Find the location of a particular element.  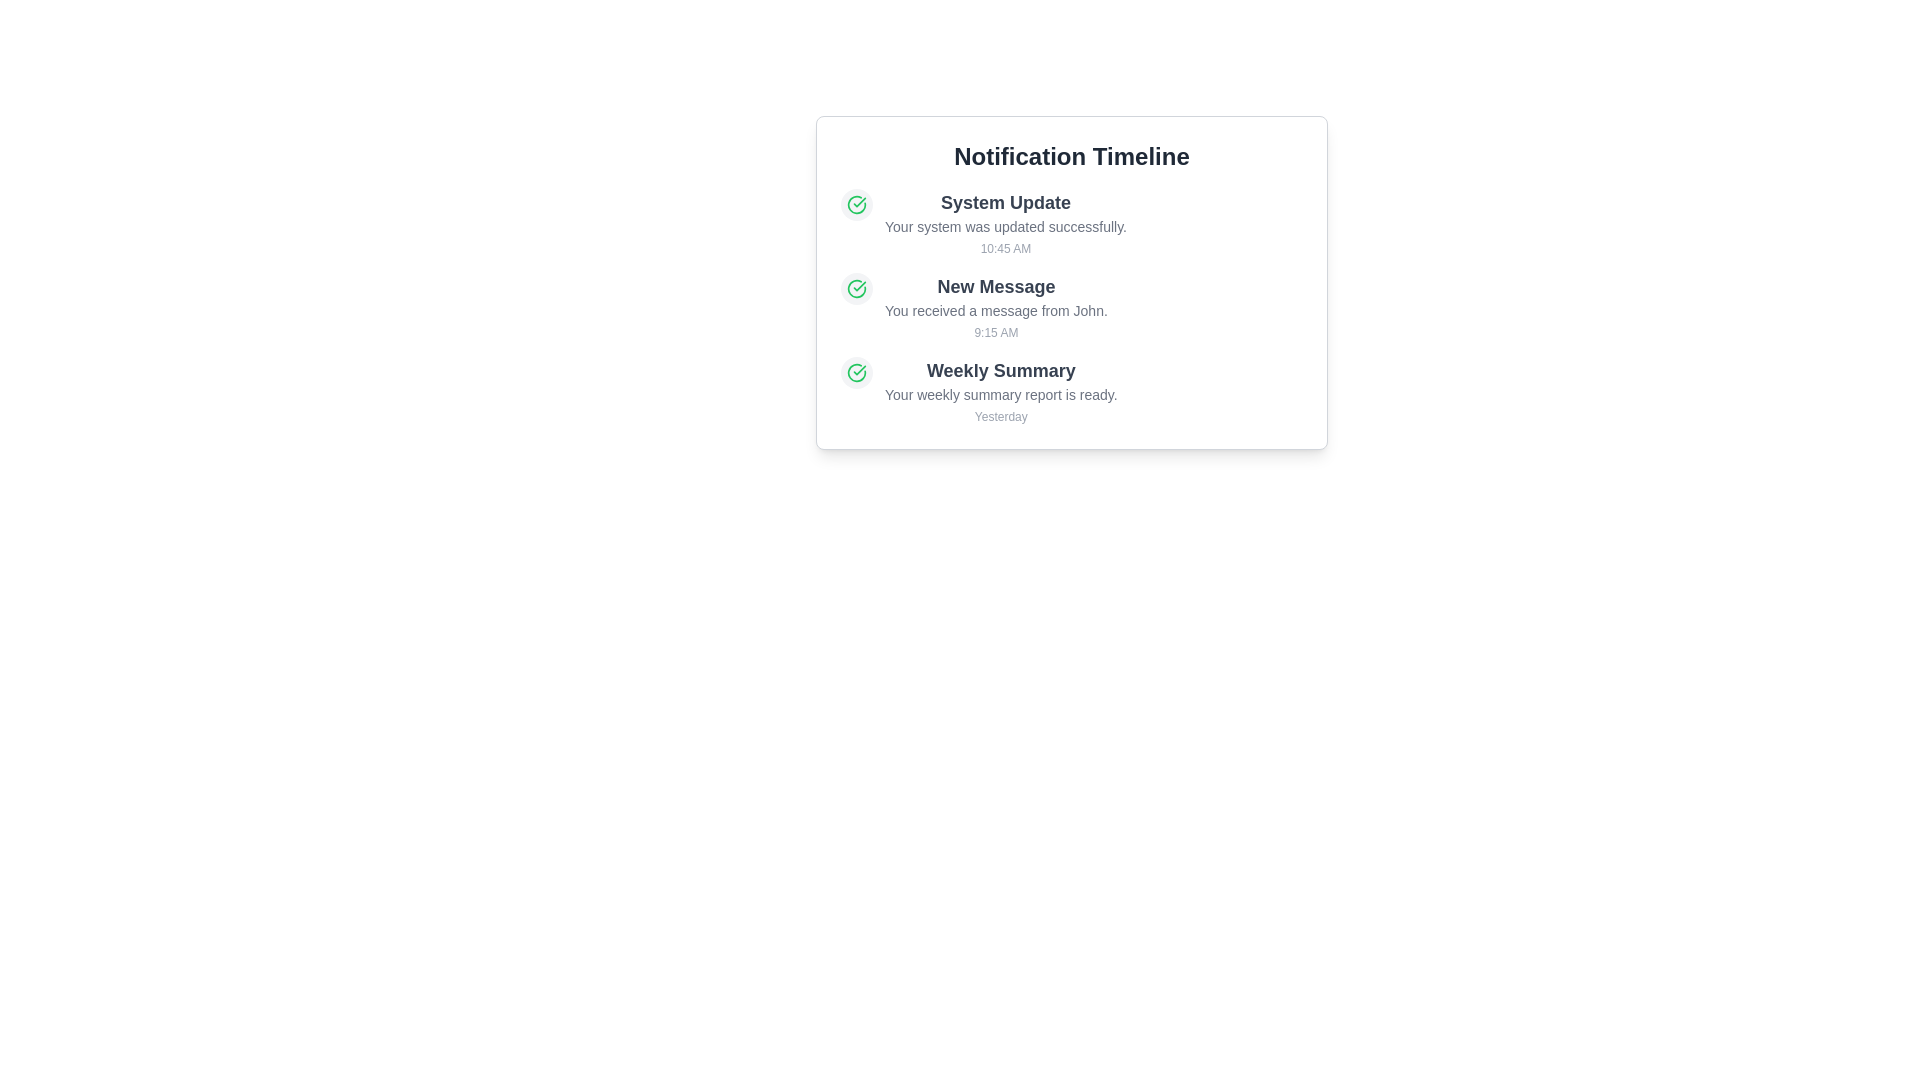

the title text label for the weekly summary notification, located in the third notification block from the top in the 'Notification Timeline' panel is located at coordinates (1001, 370).